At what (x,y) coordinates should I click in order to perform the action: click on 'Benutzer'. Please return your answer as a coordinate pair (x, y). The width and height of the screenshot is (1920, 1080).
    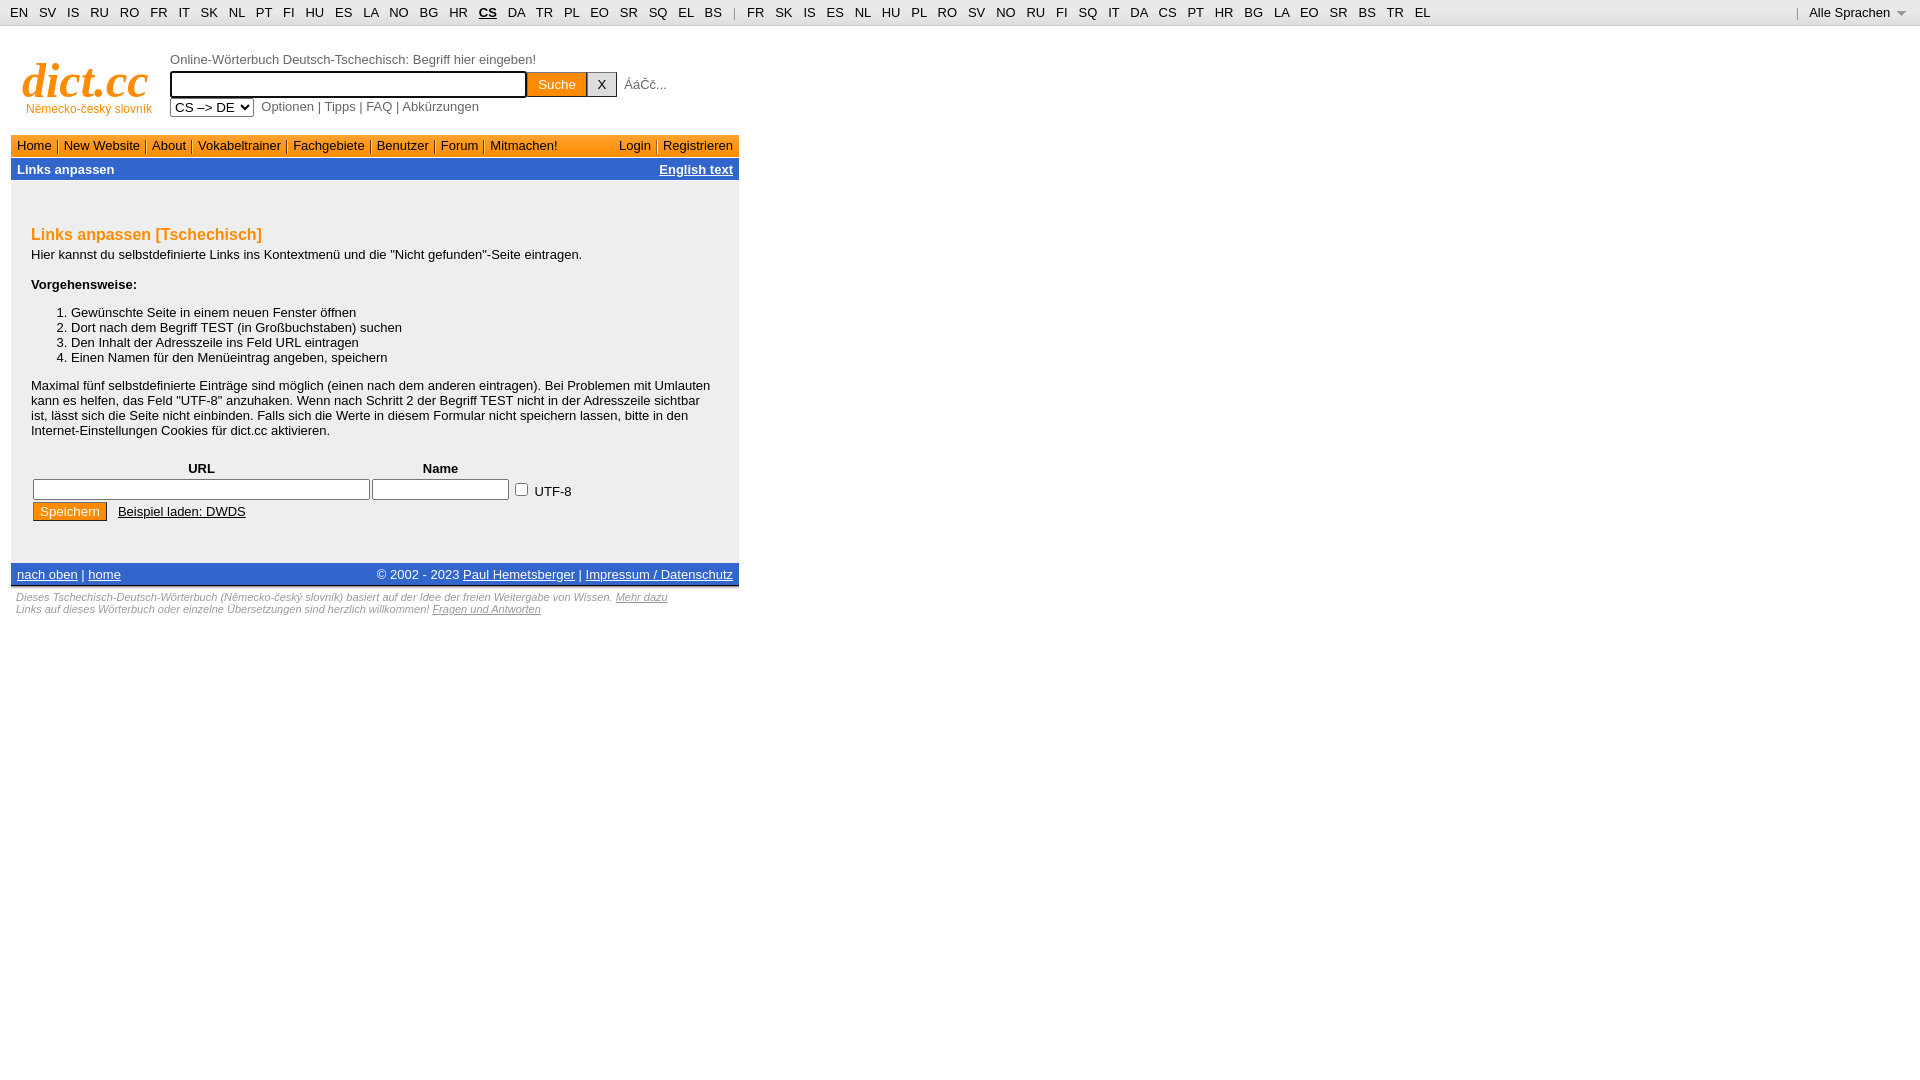
    Looking at the image, I should click on (402, 144).